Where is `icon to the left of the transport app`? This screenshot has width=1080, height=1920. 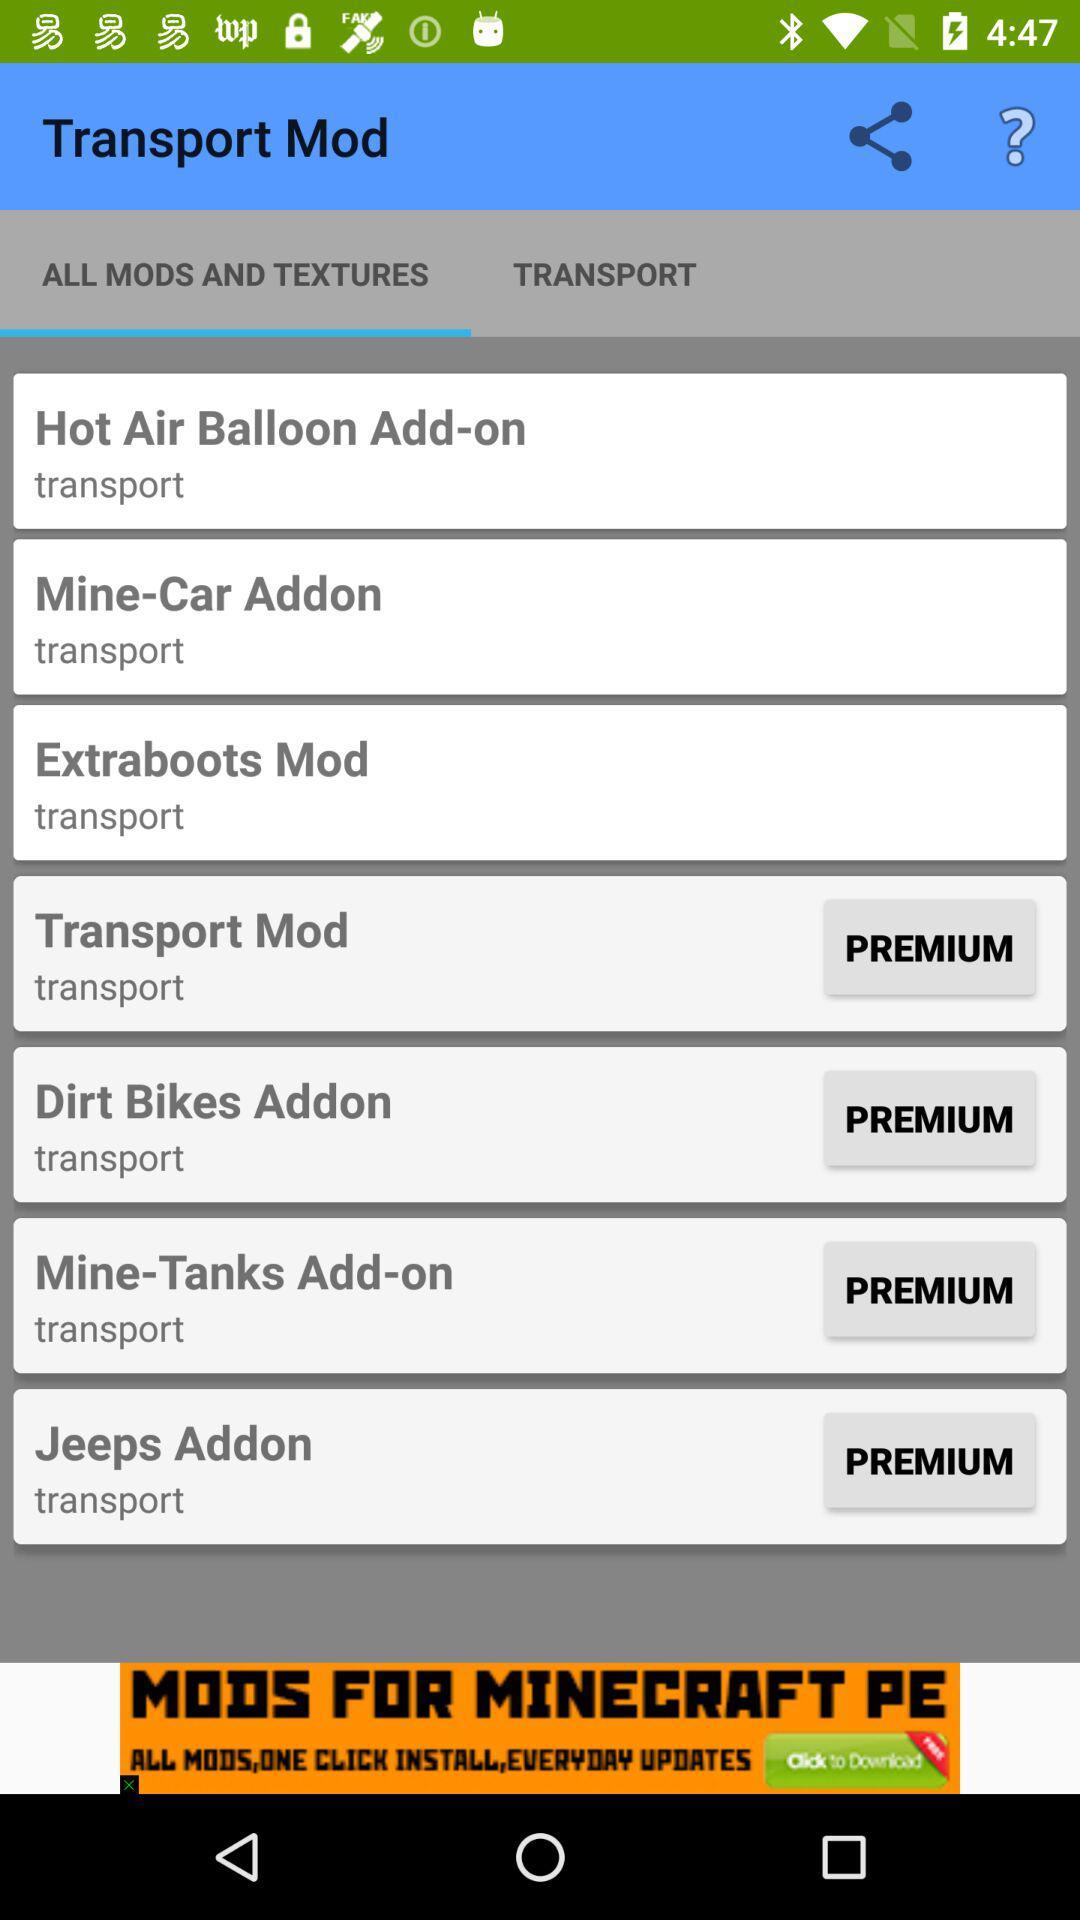
icon to the left of the transport app is located at coordinates (234, 272).